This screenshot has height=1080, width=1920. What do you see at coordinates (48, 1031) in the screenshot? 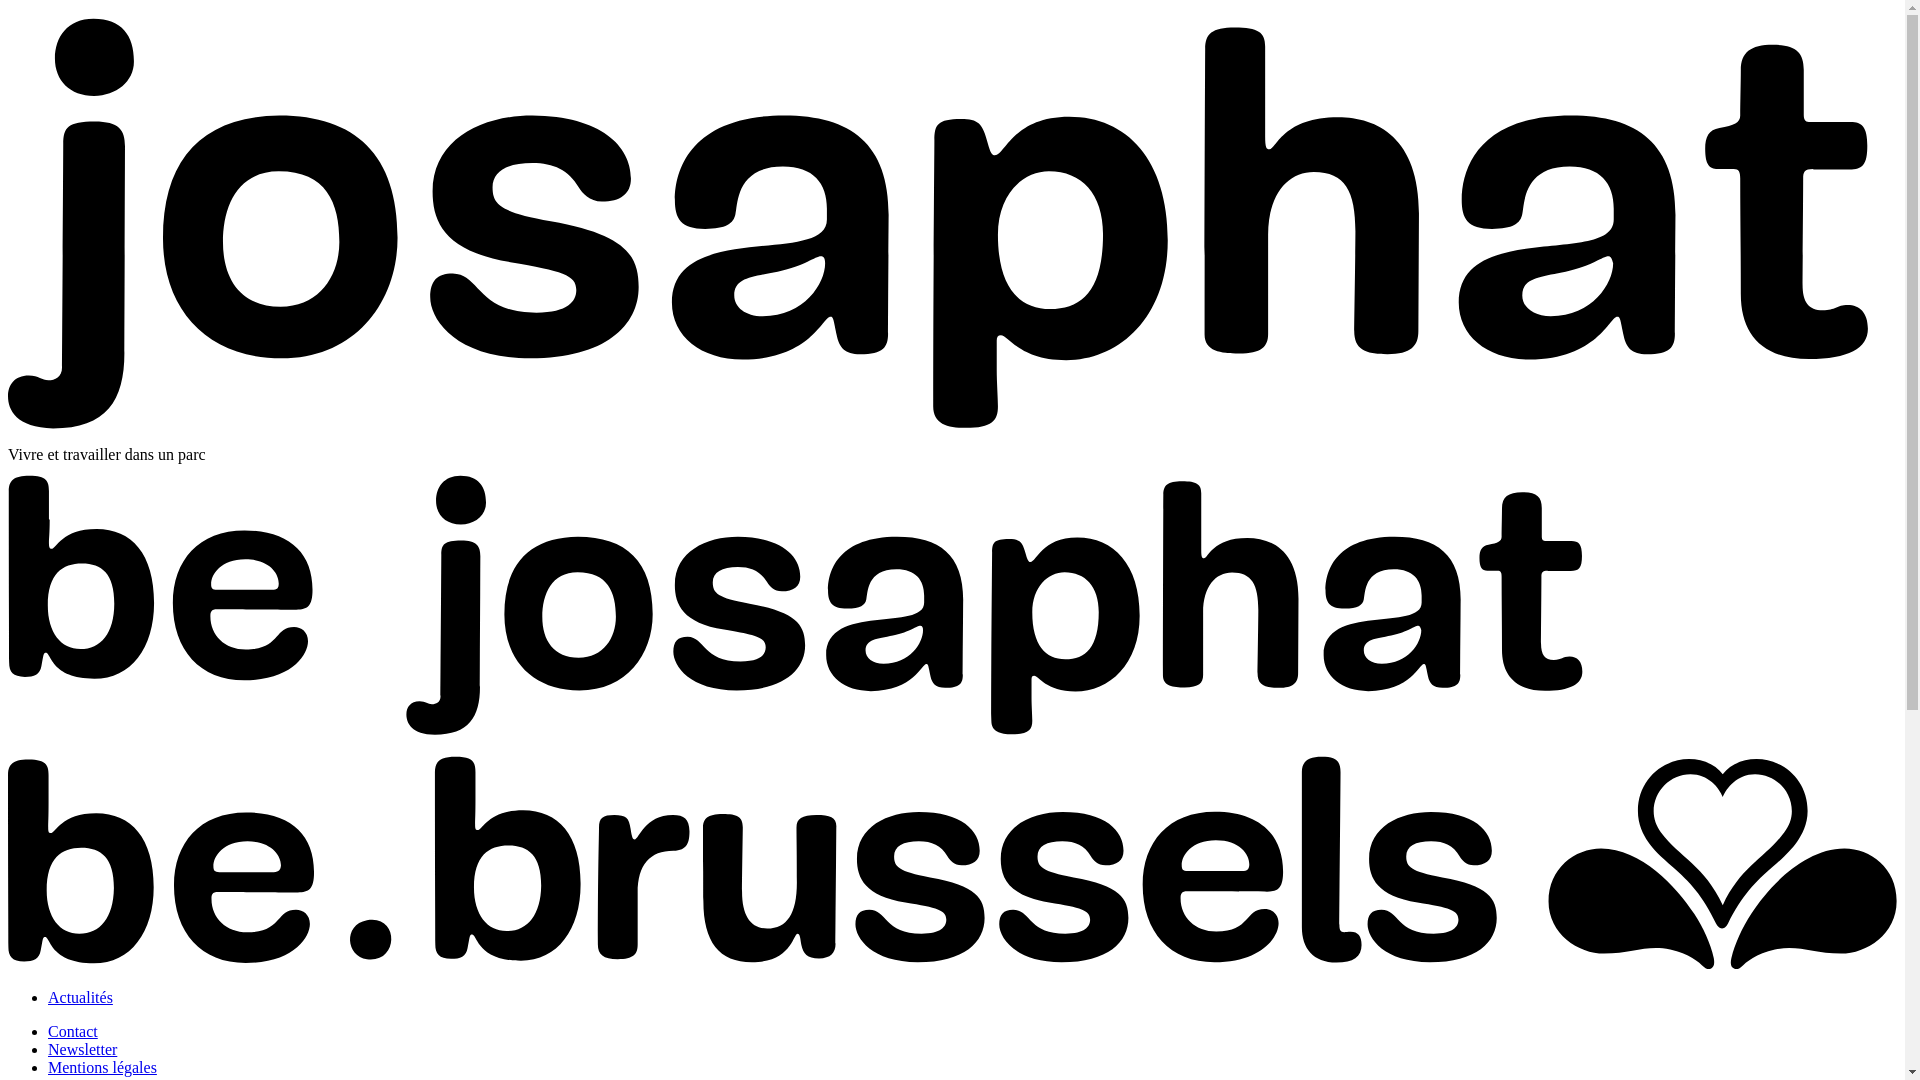
I see `'Contact'` at bounding box center [48, 1031].